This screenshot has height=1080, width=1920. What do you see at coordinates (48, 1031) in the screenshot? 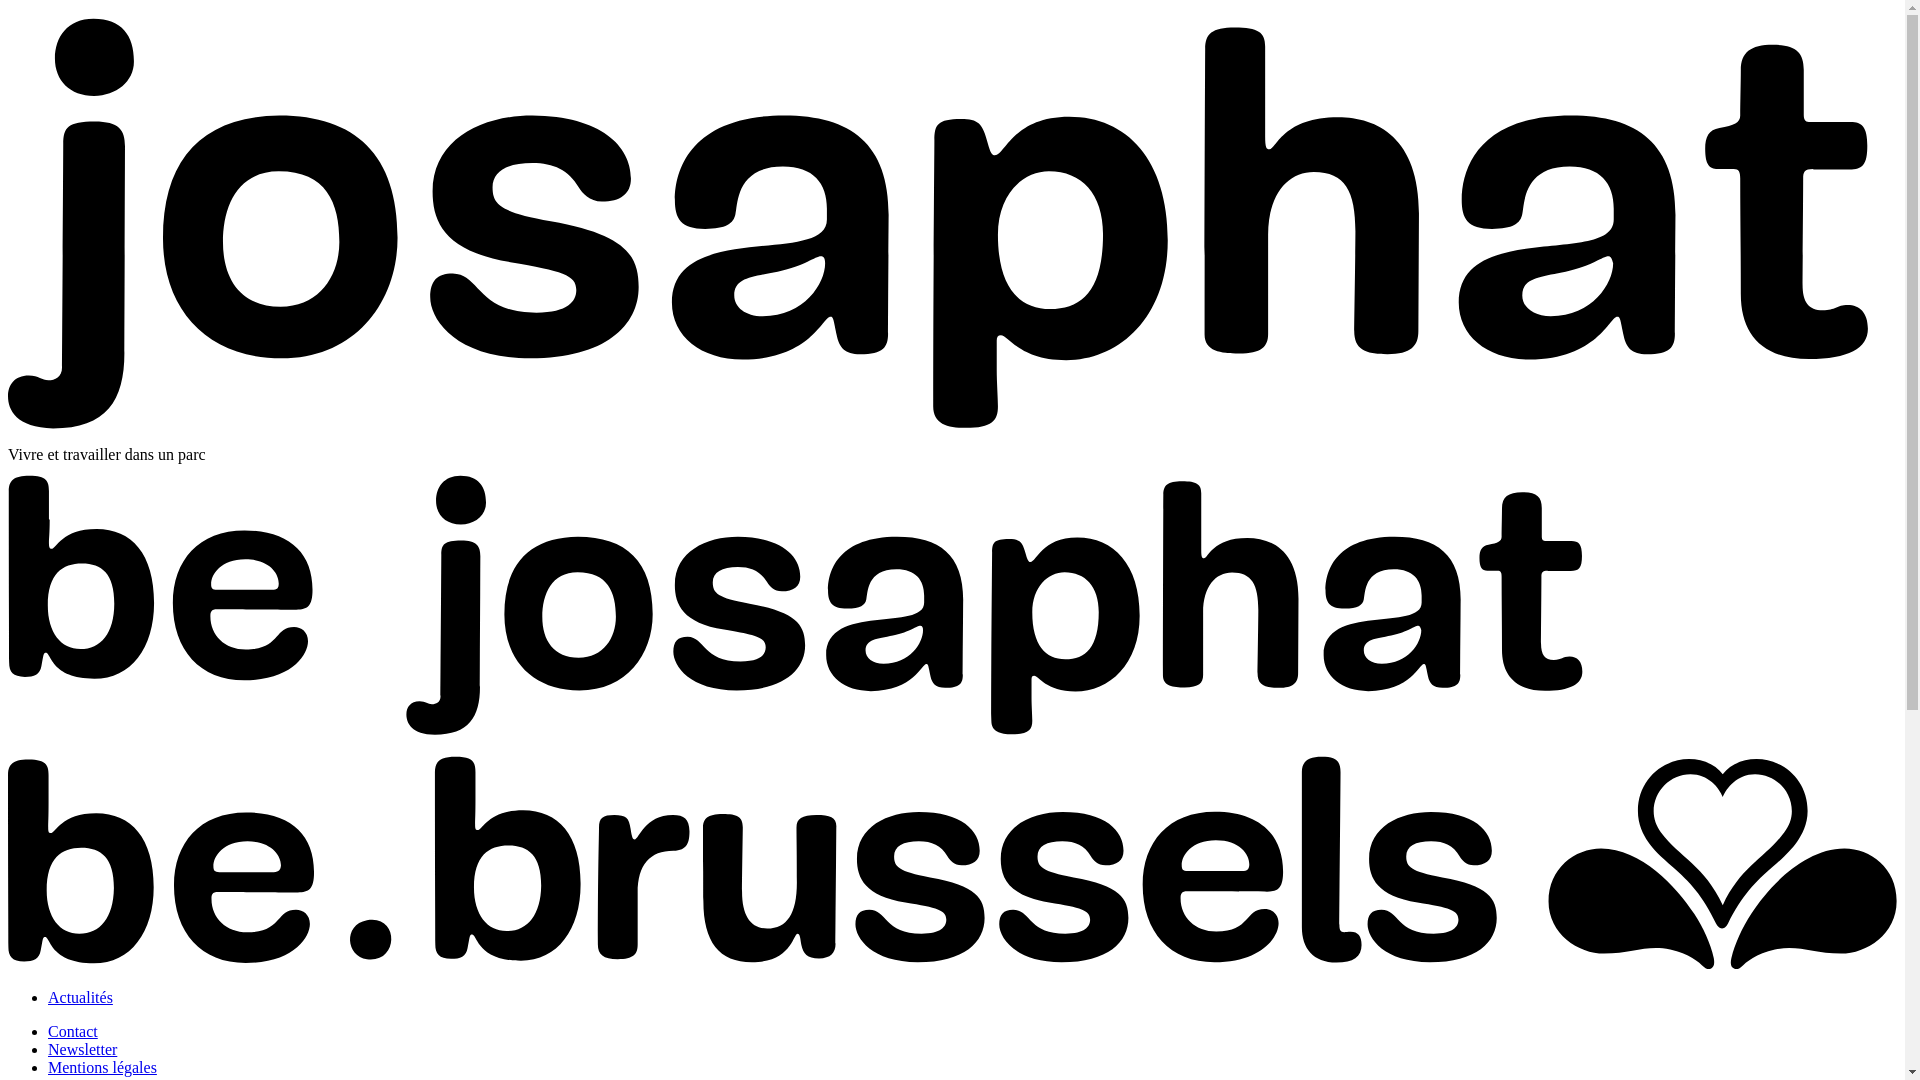
I see `'Contact'` at bounding box center [48, 1031].